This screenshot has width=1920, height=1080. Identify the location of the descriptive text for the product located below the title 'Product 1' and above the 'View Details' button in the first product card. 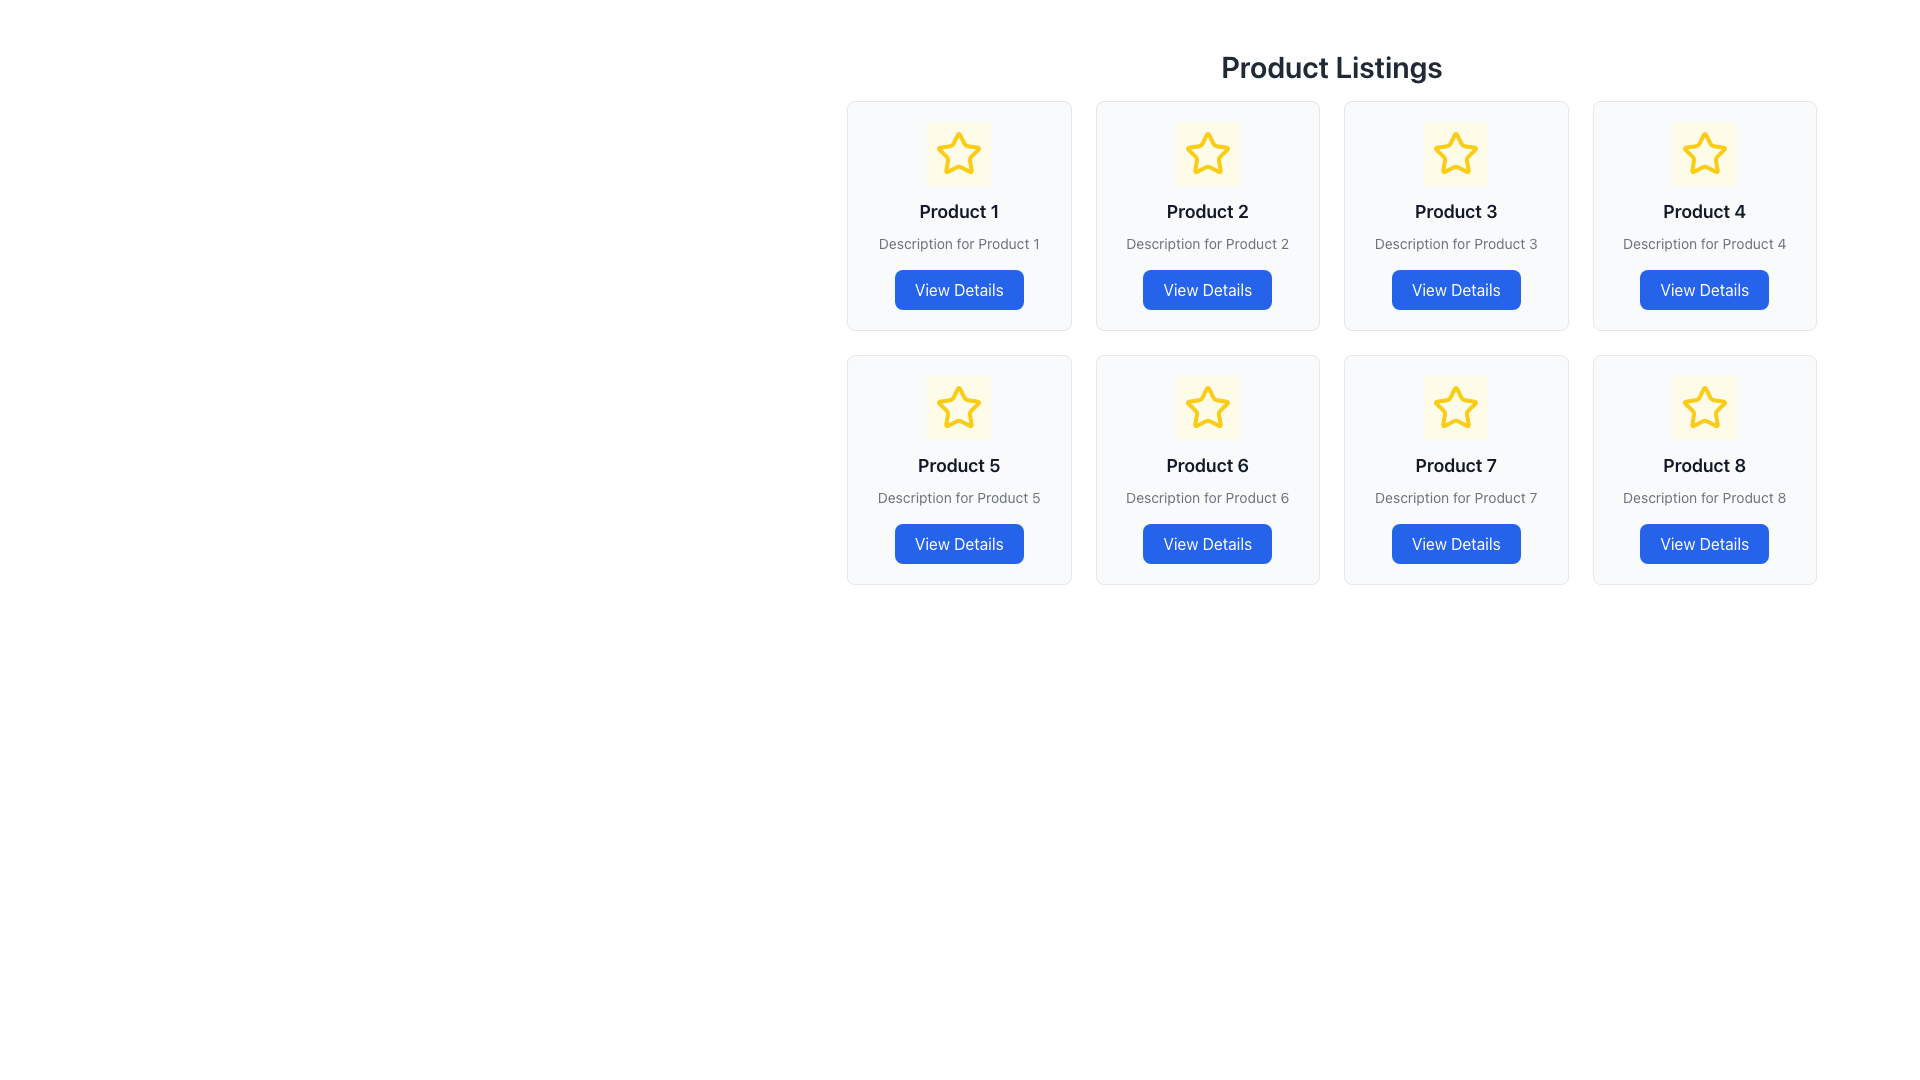
(958, 242).